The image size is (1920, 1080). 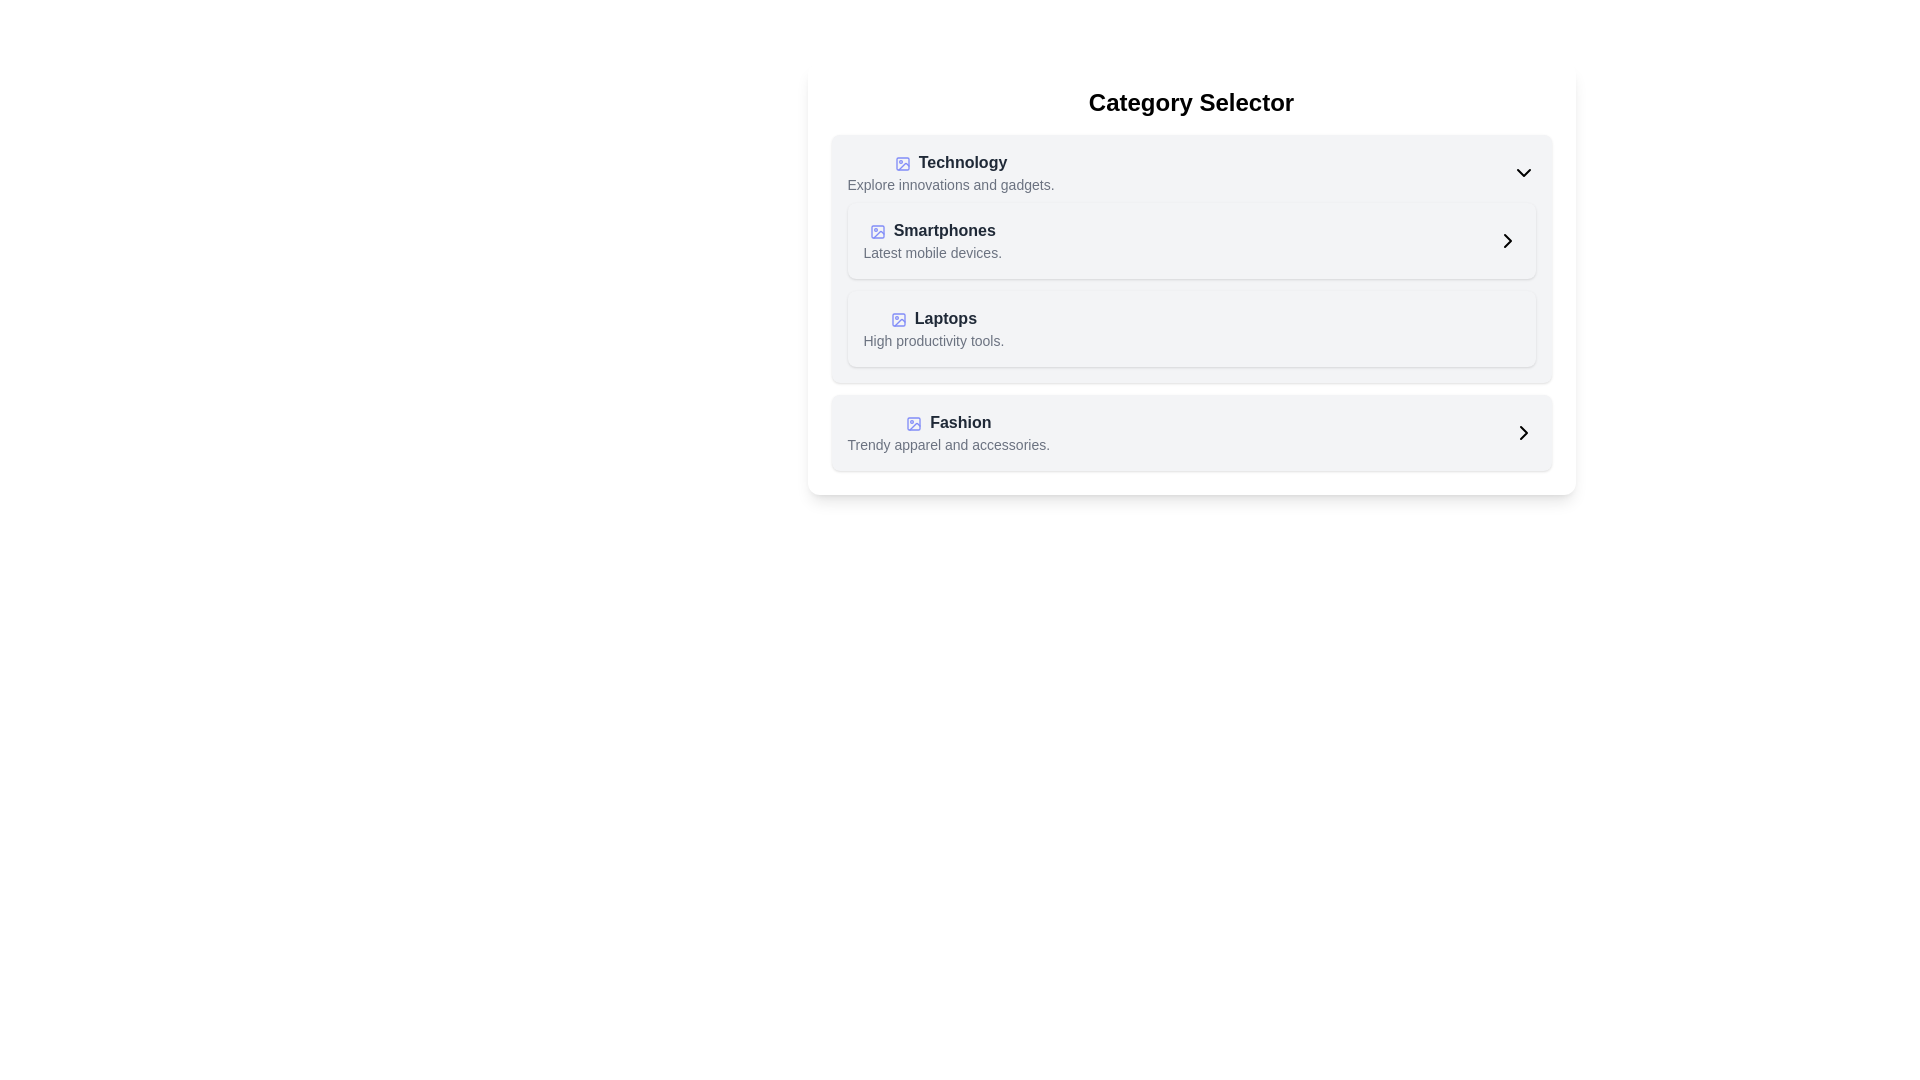 I want to click on the rounded rectangle SVG element located to the left of the 'Smartphones' text in the category selection list, so click(x=877, y=230).